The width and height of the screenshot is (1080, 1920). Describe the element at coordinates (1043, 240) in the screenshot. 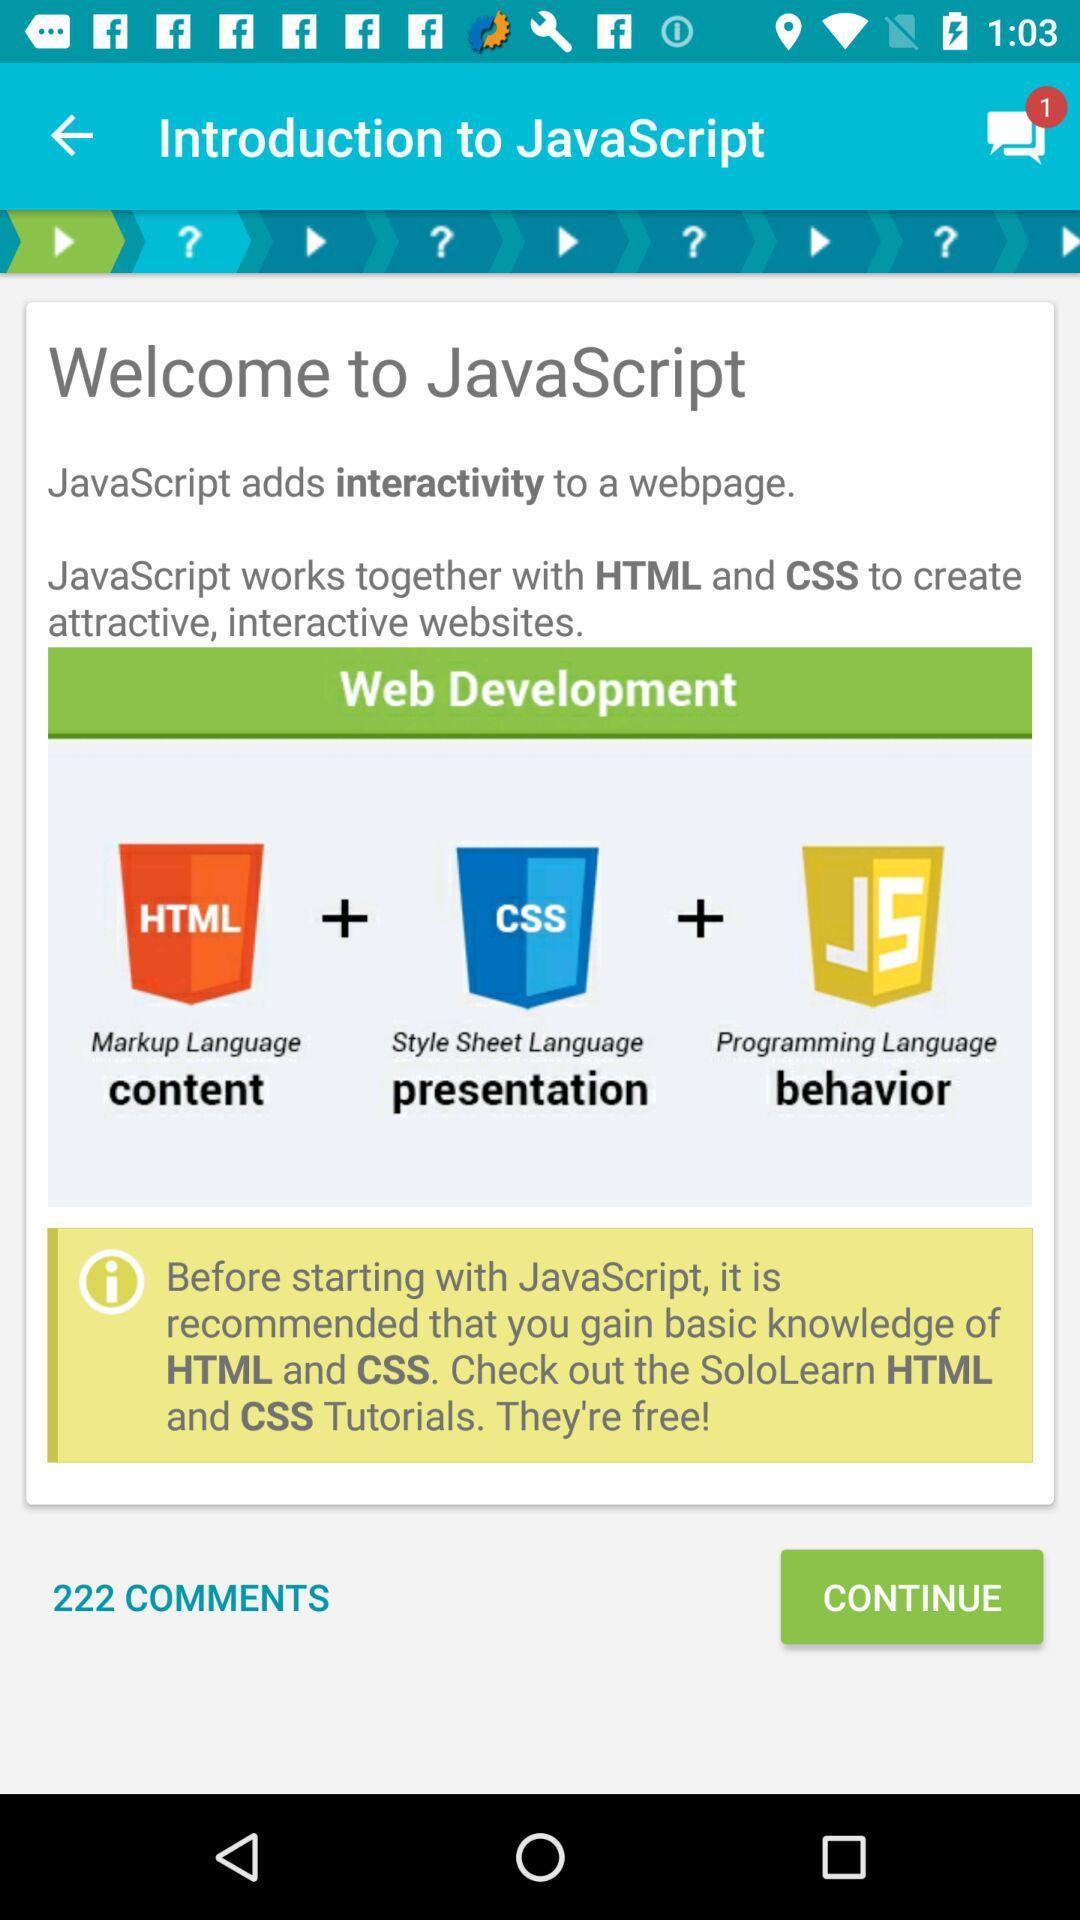

I see `next page` at that location.